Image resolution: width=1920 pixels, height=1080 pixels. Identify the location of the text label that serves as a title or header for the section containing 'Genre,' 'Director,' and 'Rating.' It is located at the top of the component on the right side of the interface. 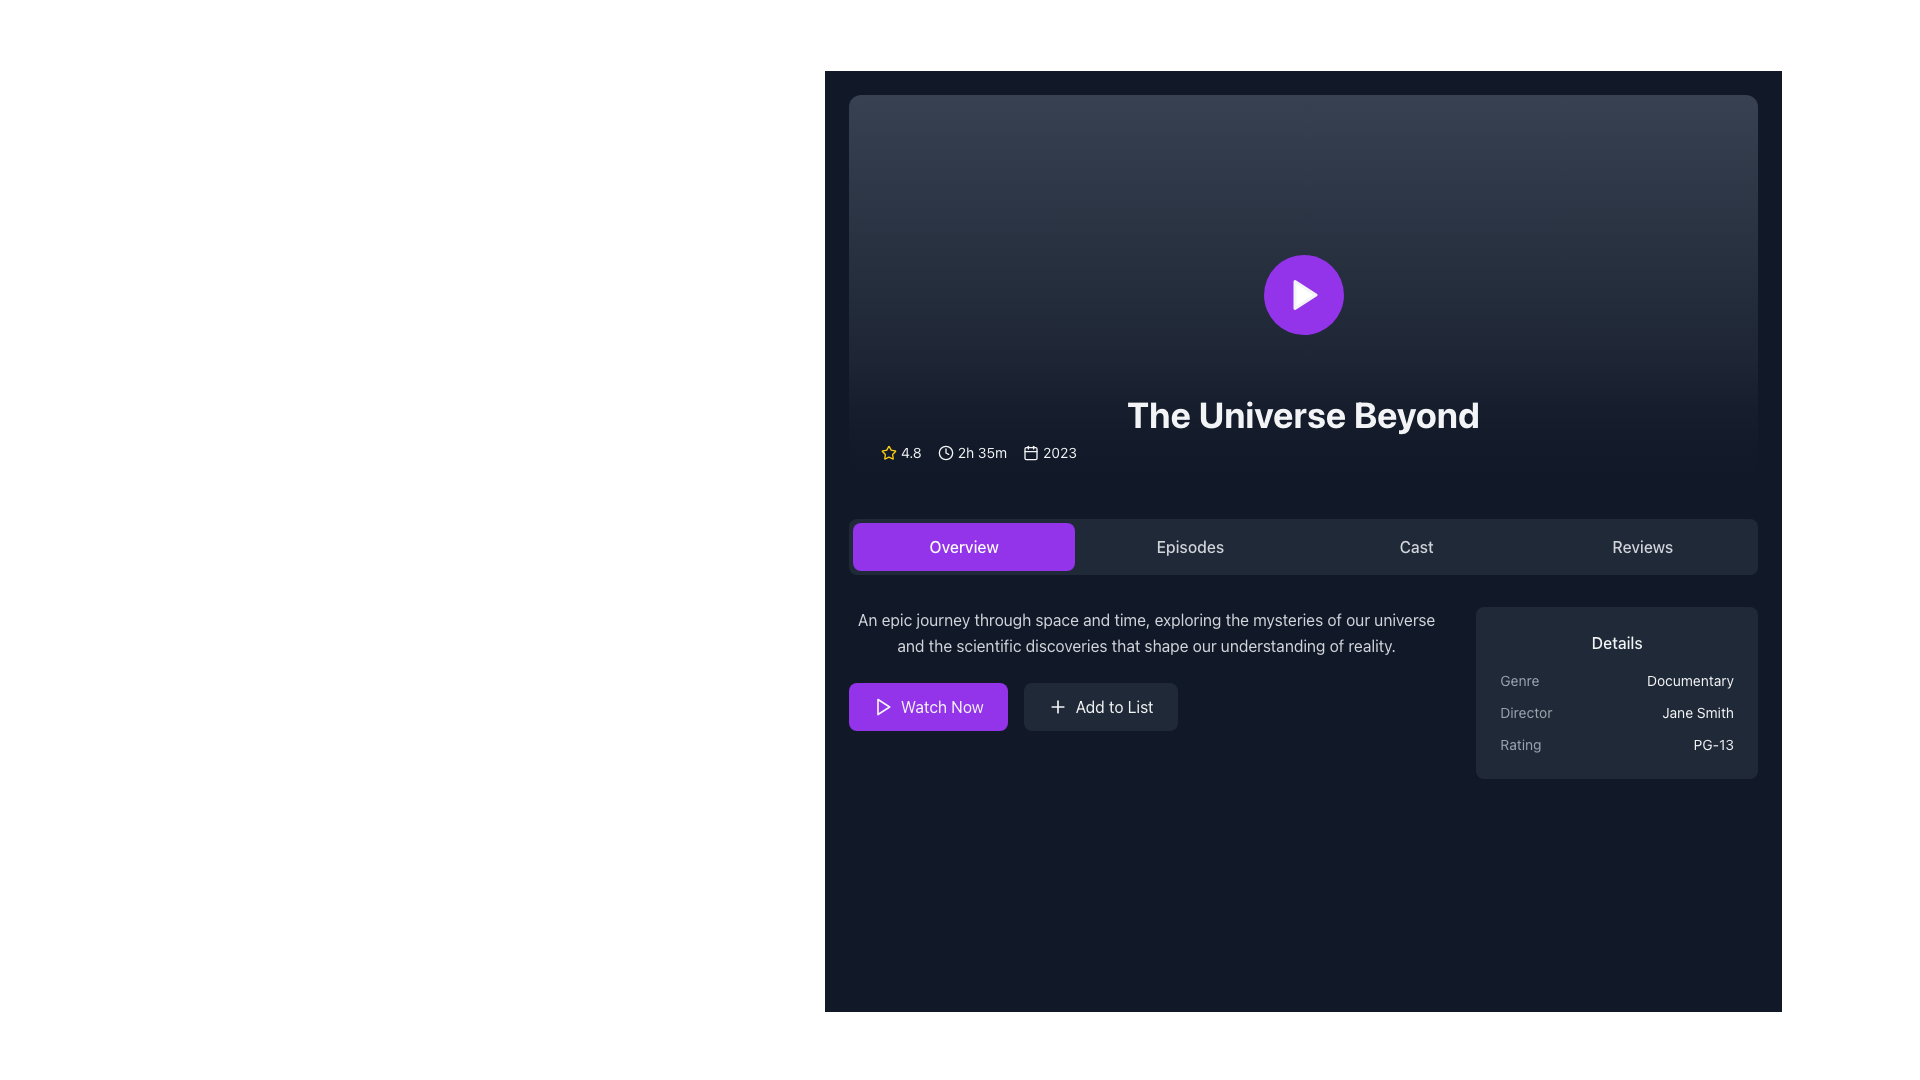
(1617, 643).